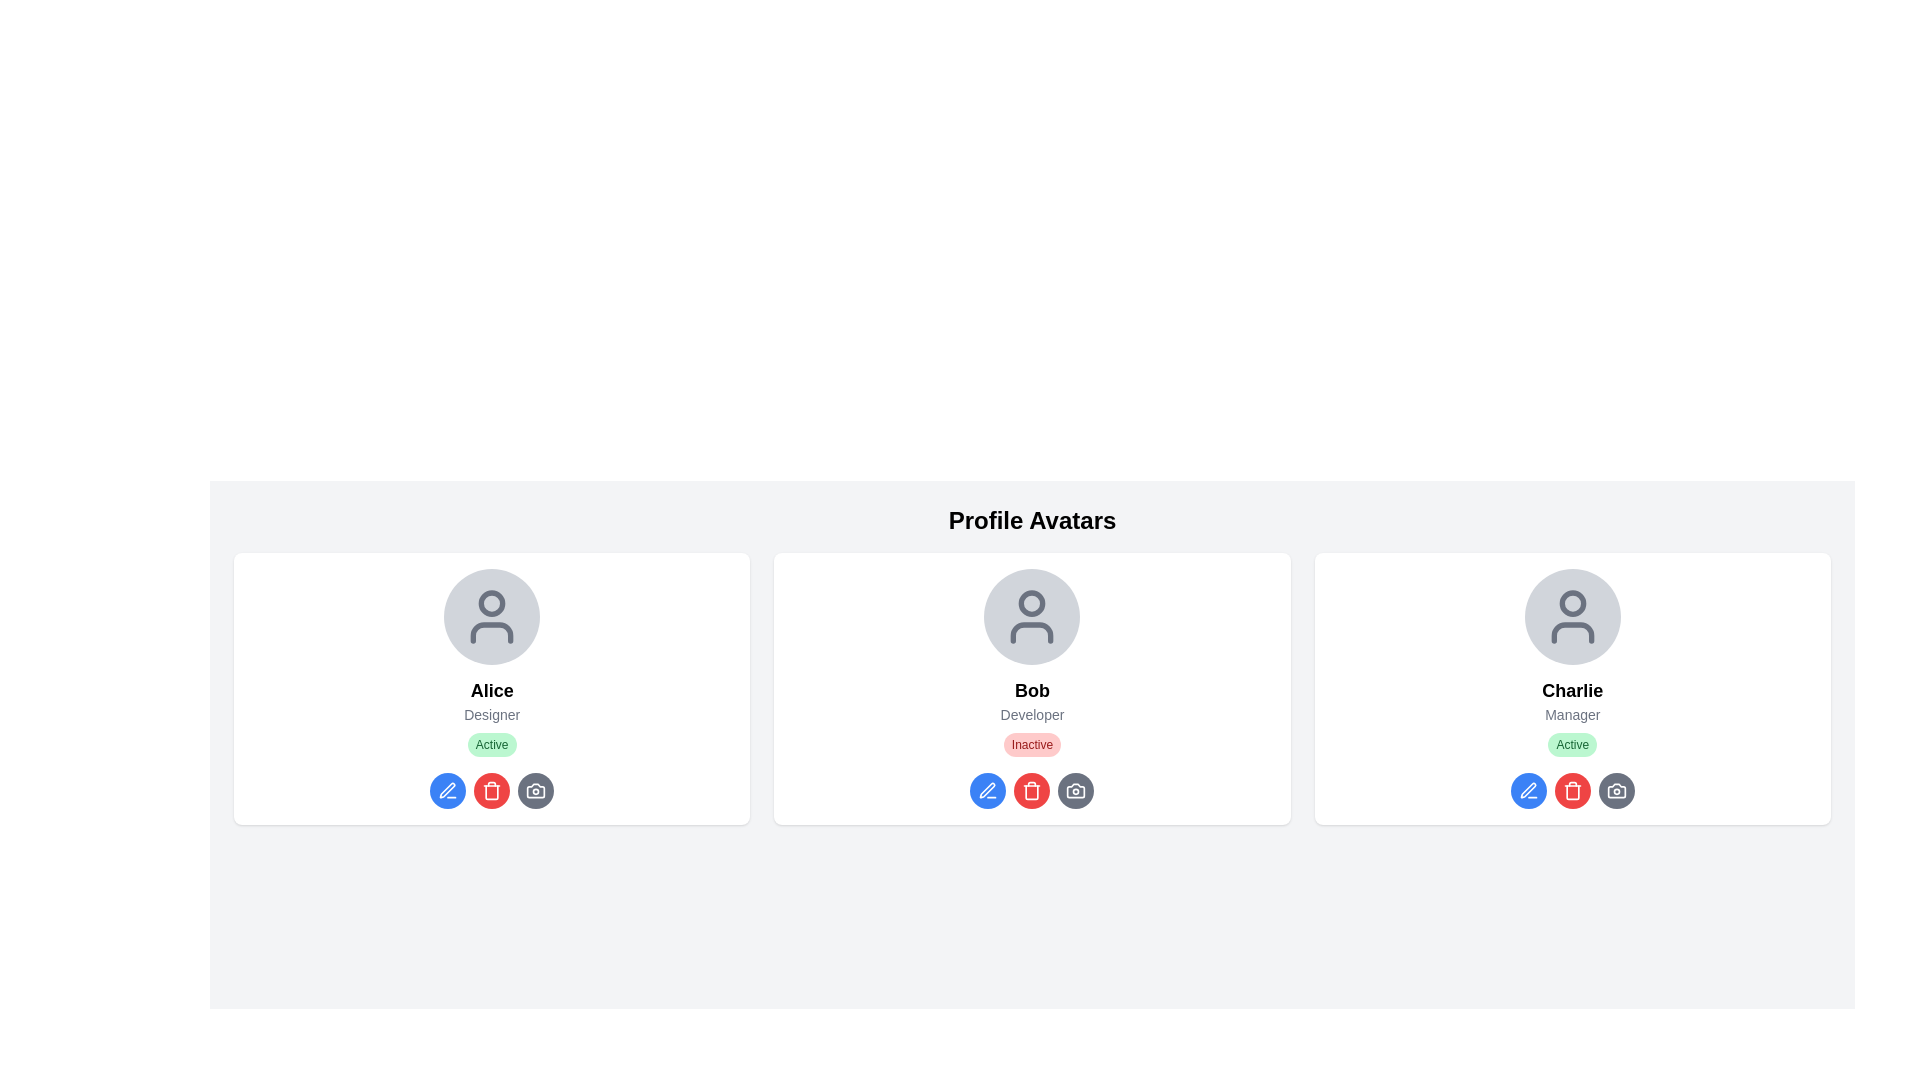 Image resolution: width=1920 pixels, height=1080 pixels. I want to click on the avatar icon representing the user 'Charlie', so click(1571, 616).